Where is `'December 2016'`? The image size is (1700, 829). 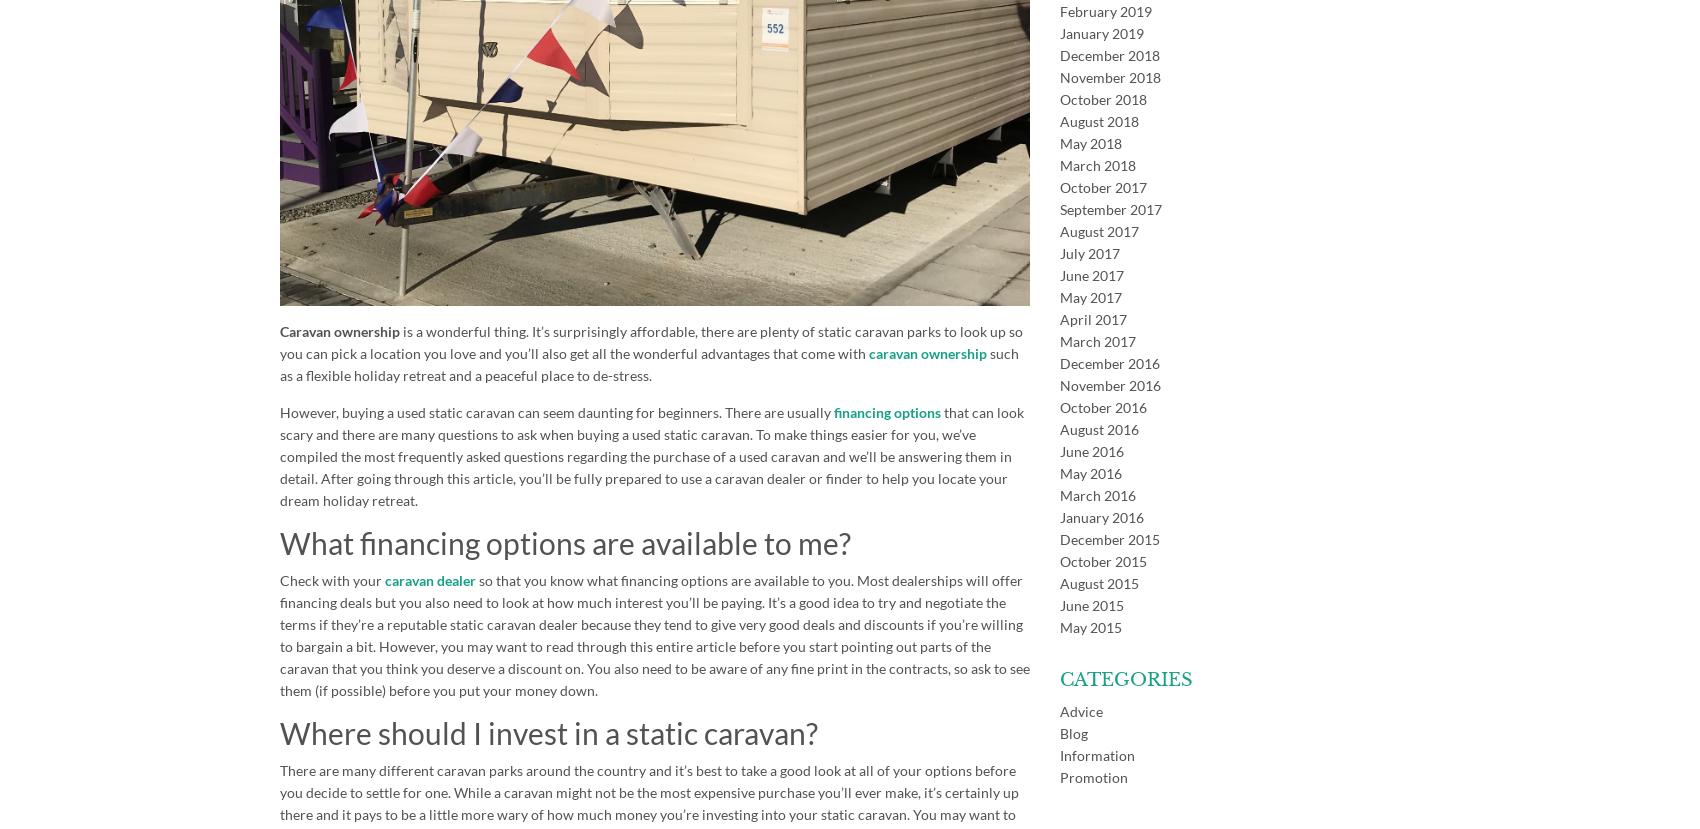
'December 2016' is located at coordinates (1109, 362).